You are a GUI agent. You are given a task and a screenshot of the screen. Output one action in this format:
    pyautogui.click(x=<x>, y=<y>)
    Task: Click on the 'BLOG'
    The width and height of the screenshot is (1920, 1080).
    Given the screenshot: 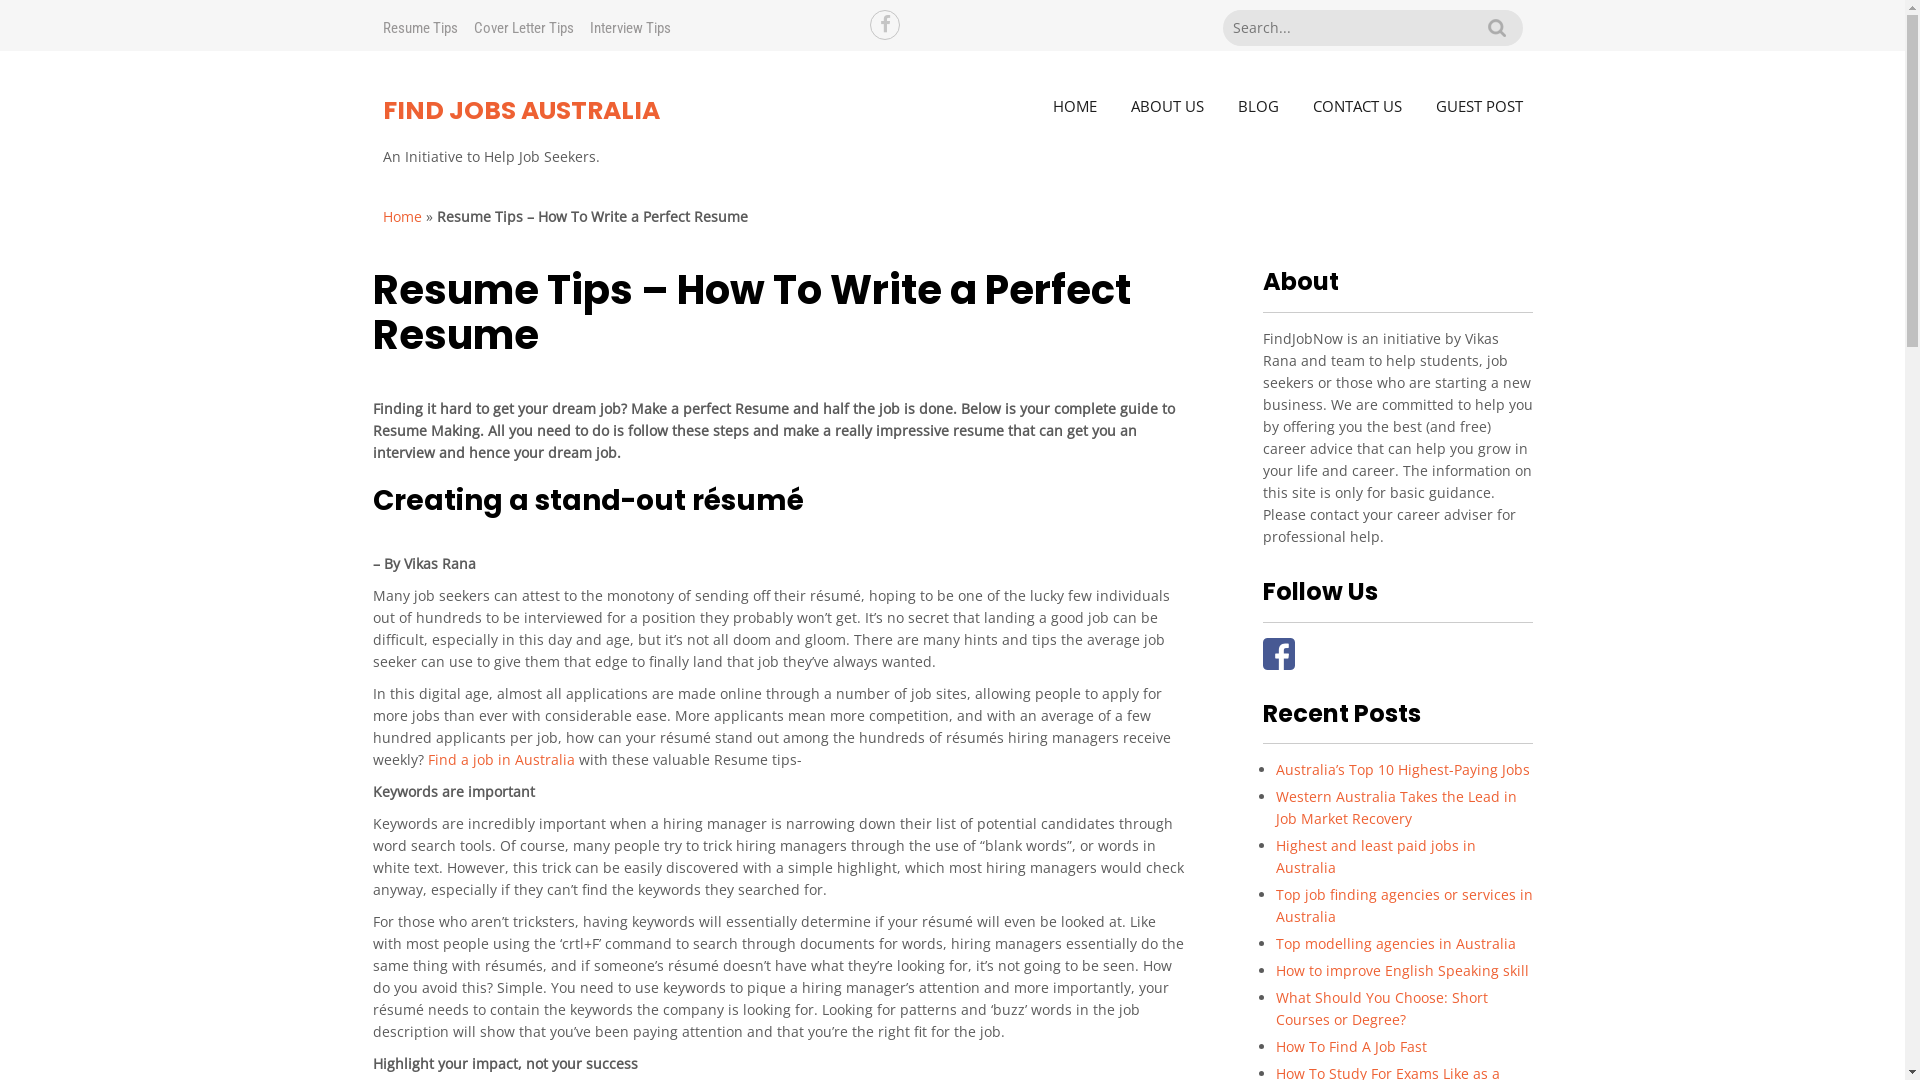 What is the action you would take?
    pyautogui.click(x=1256, y=105)
    